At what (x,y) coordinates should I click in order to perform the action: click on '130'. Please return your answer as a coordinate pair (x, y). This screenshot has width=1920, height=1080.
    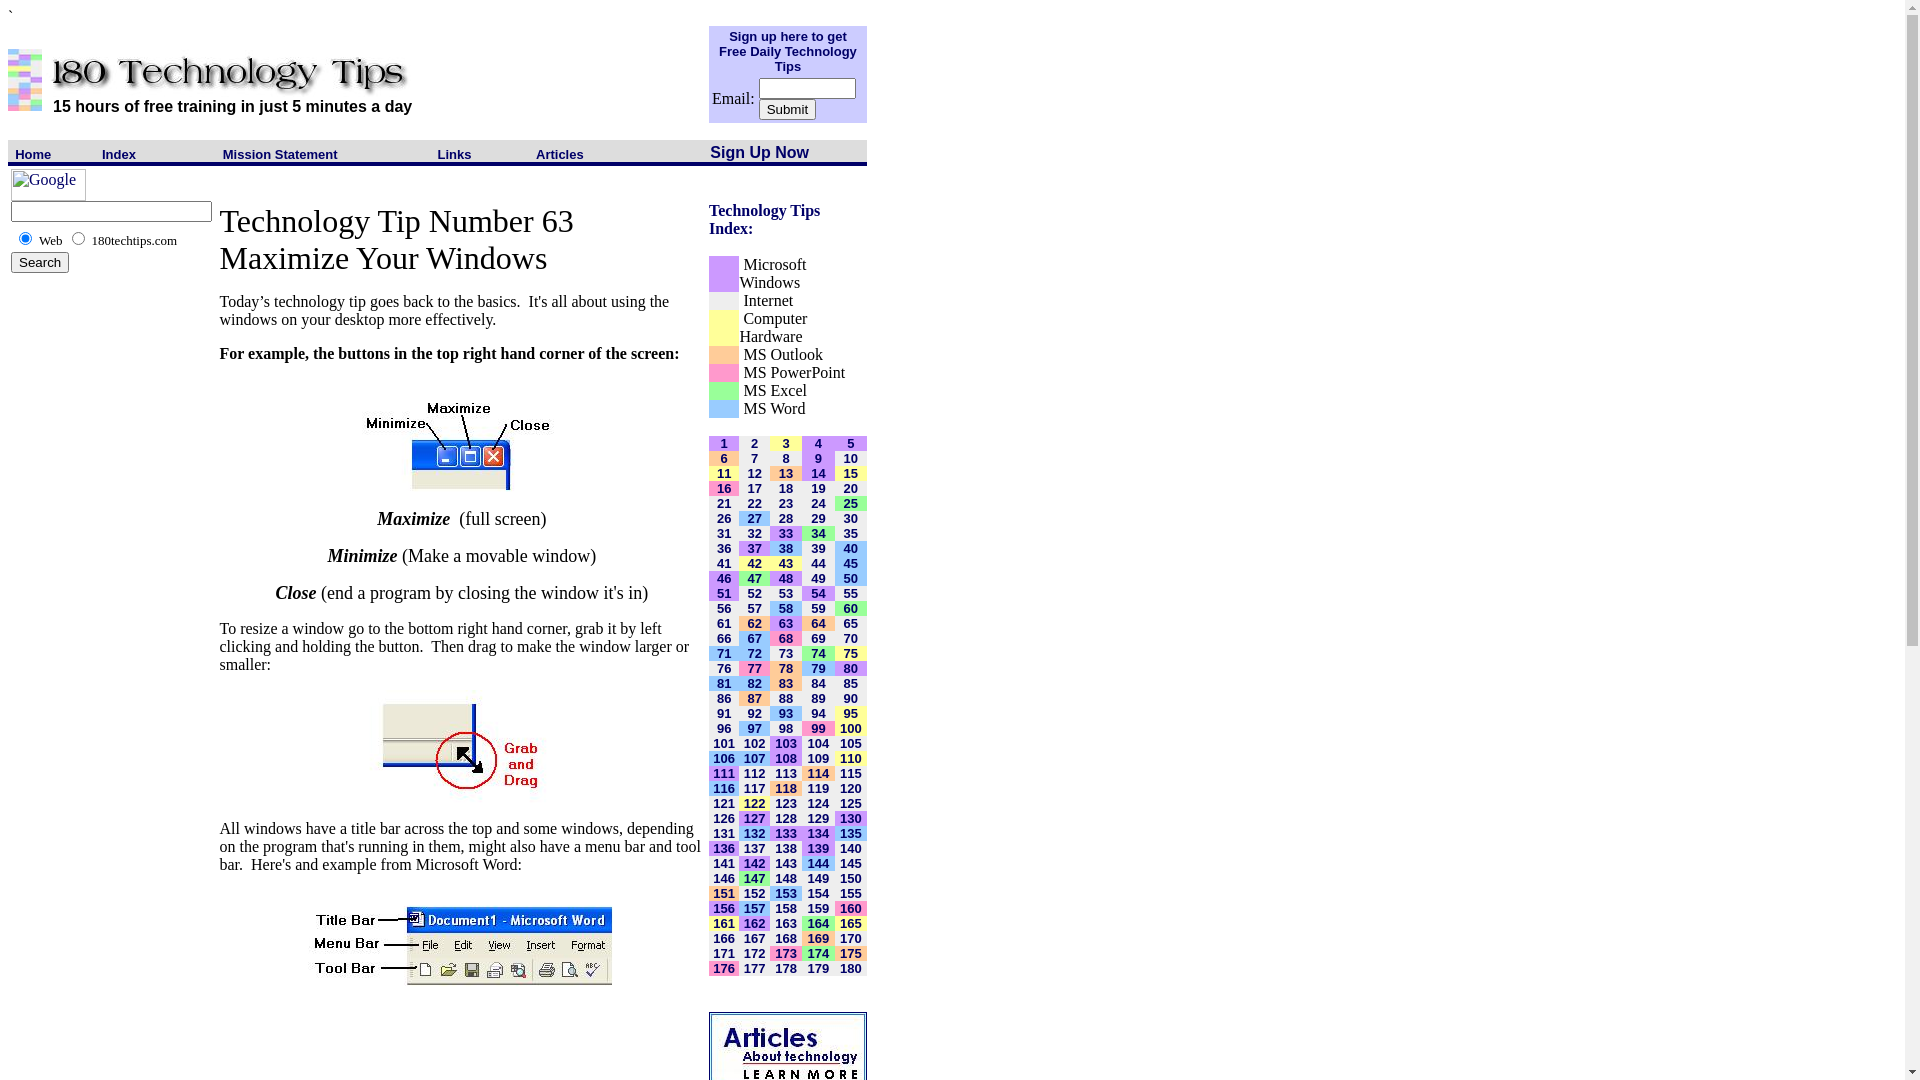
    Looking at the image, I should click on (850, 817).